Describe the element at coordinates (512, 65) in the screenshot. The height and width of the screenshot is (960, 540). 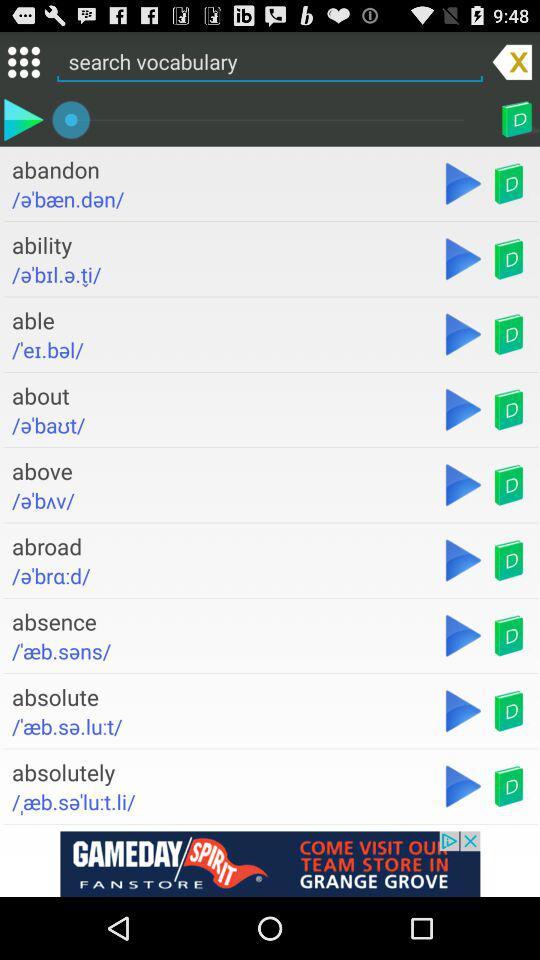
I see `the close icon` at that location.